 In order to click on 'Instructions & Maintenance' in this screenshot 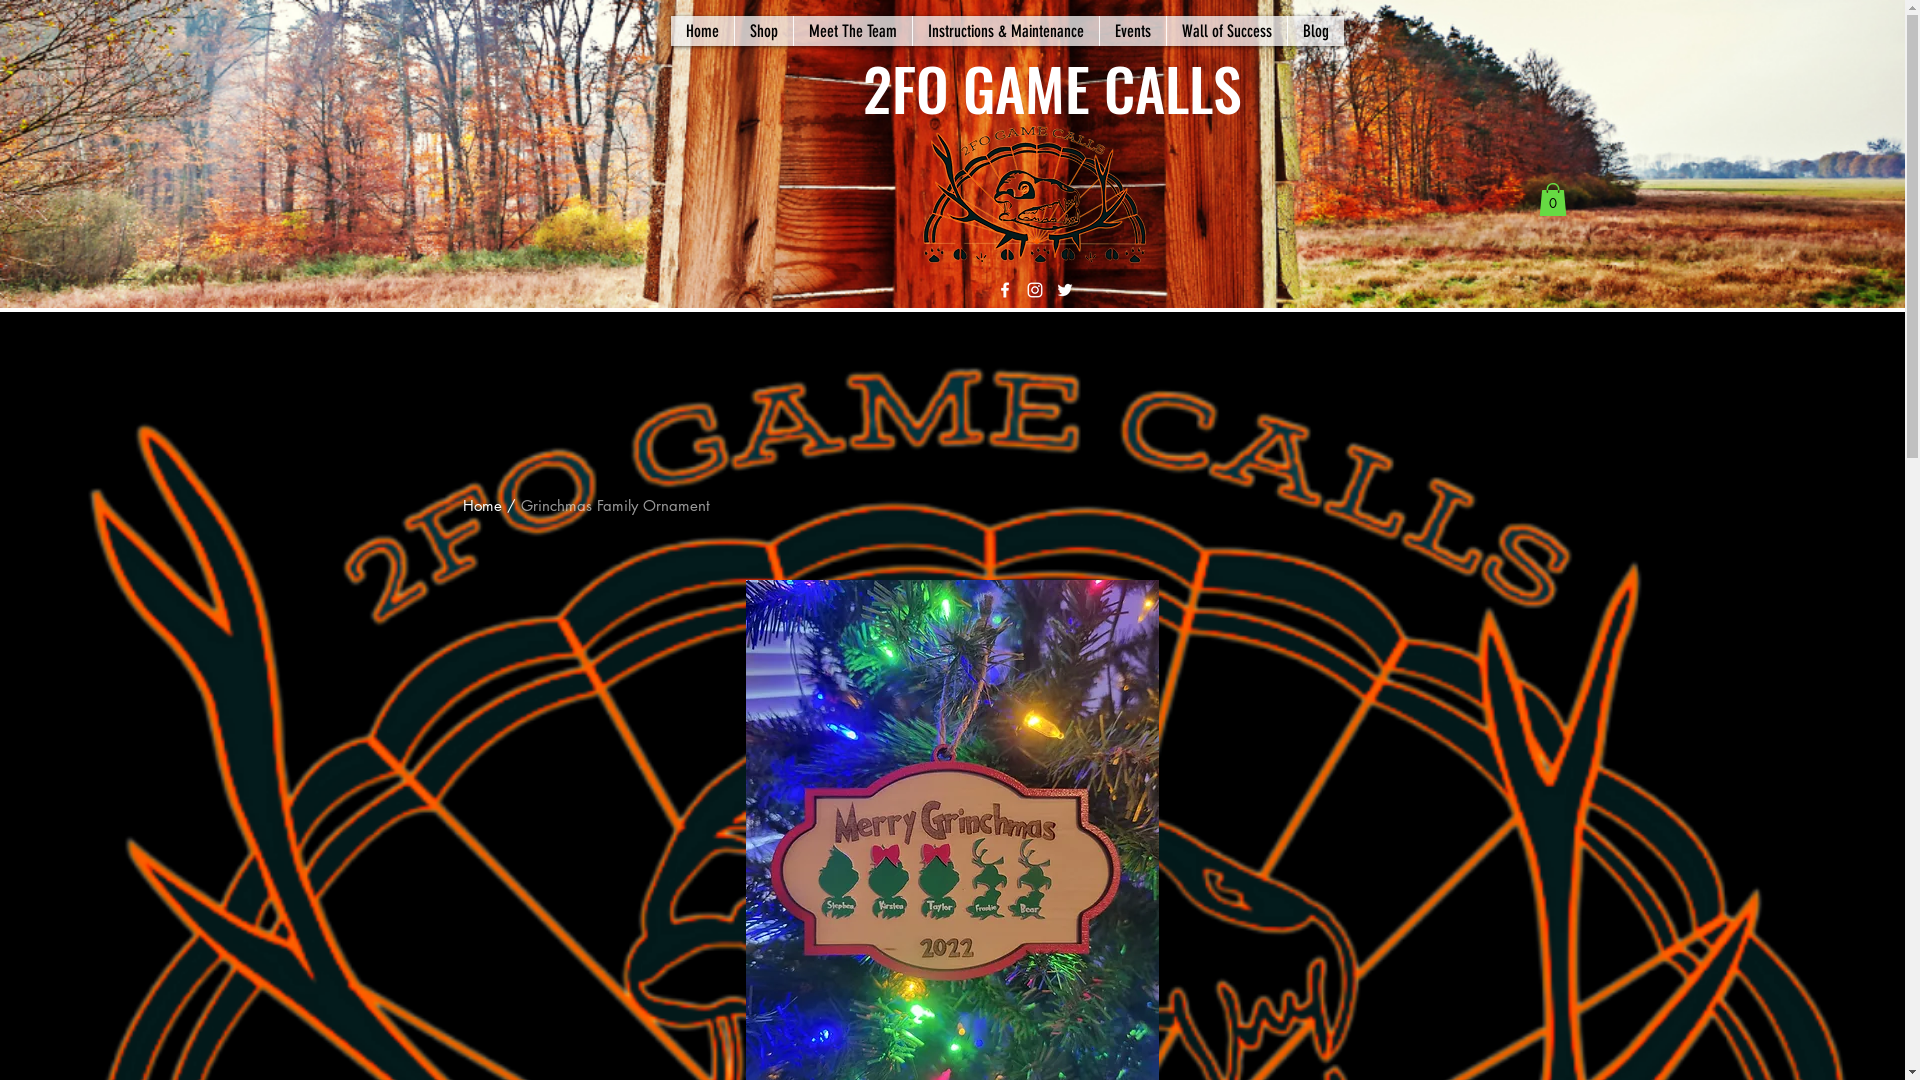, I will do `click(1005, 30)`.